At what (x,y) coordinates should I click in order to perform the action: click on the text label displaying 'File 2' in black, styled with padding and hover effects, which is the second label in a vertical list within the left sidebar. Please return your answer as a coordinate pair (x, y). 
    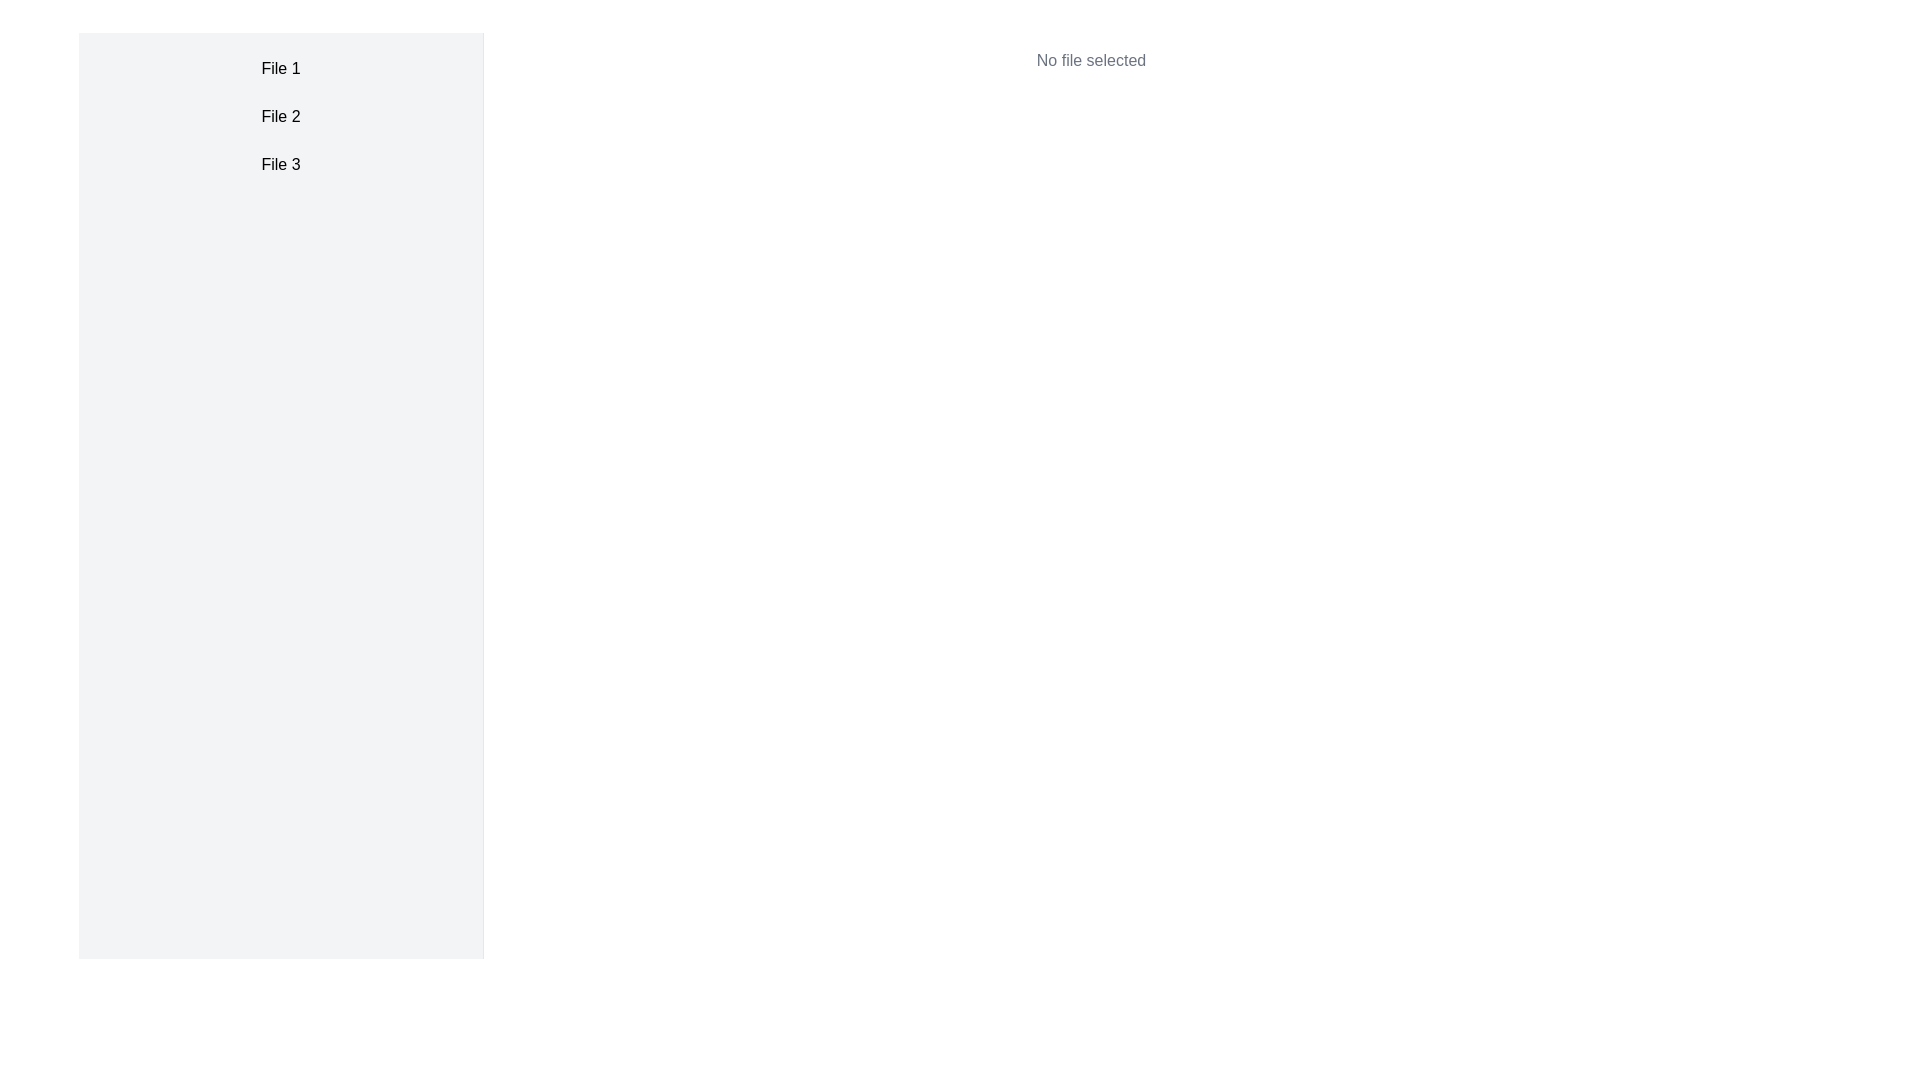
    Looking at the image, I should click on (280, 116).